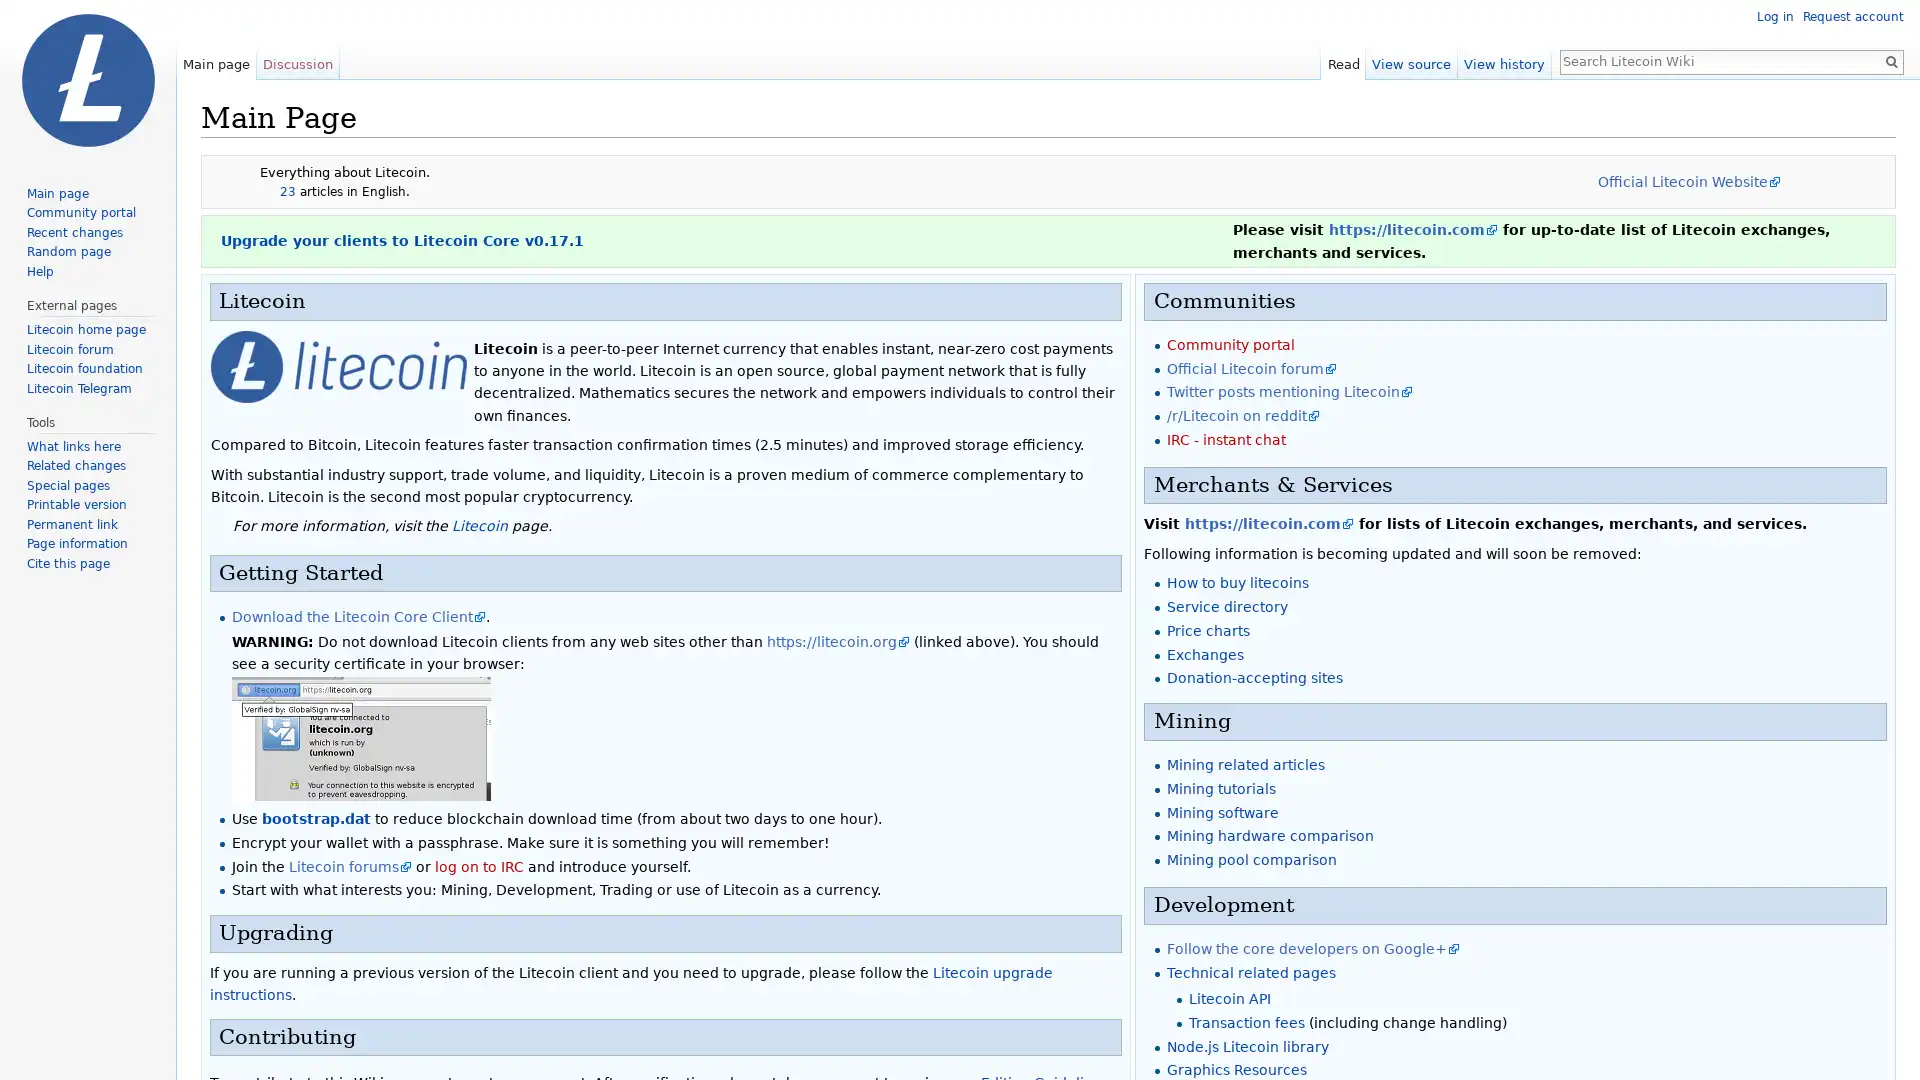  What do you see at coordinates (1890, 60) in the screenshot?
I see `Go` at bounding box center [1890, 60].